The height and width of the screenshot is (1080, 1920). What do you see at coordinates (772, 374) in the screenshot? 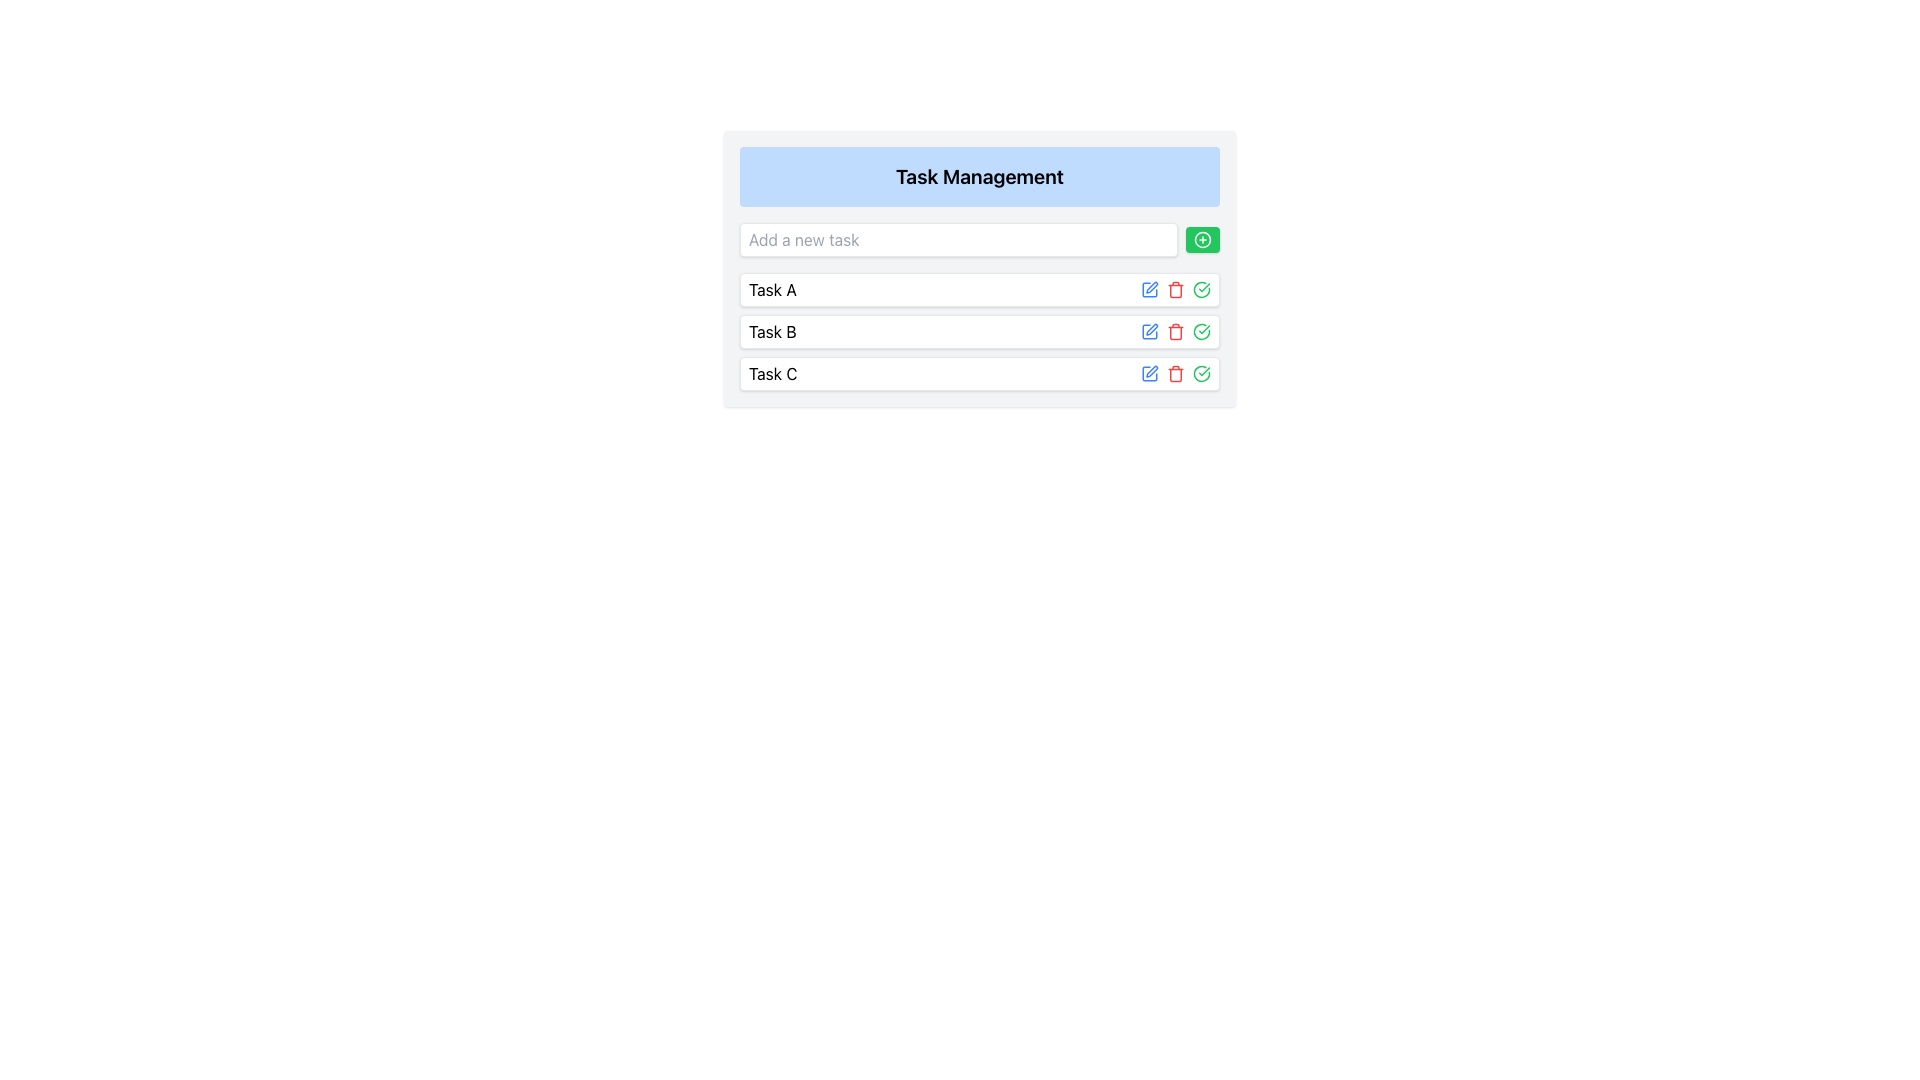
I see `the text label representing the third task in the task management interface` at bounding box center [772, 374].